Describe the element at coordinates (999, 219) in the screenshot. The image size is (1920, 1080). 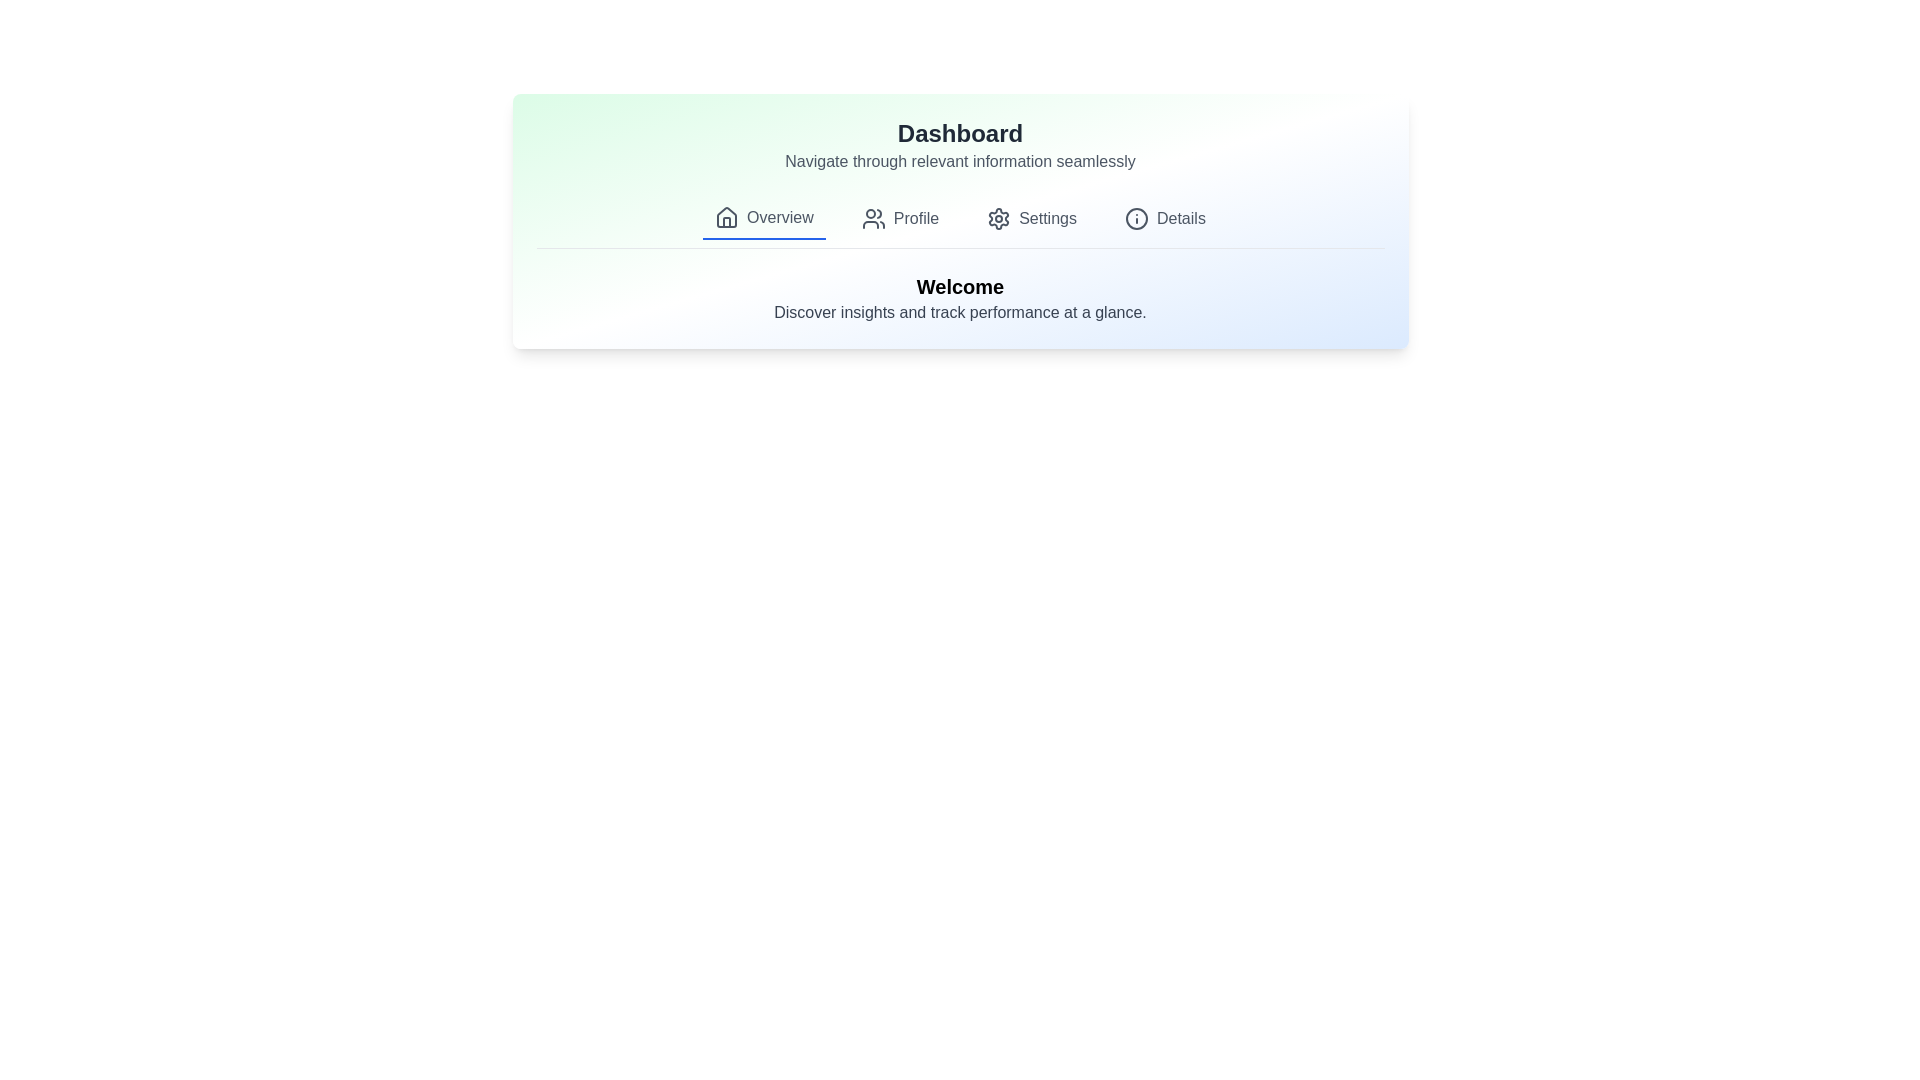
I see `the gear-shaped icon located to the left of the 'Settings' text in the navigation bar` at that location.